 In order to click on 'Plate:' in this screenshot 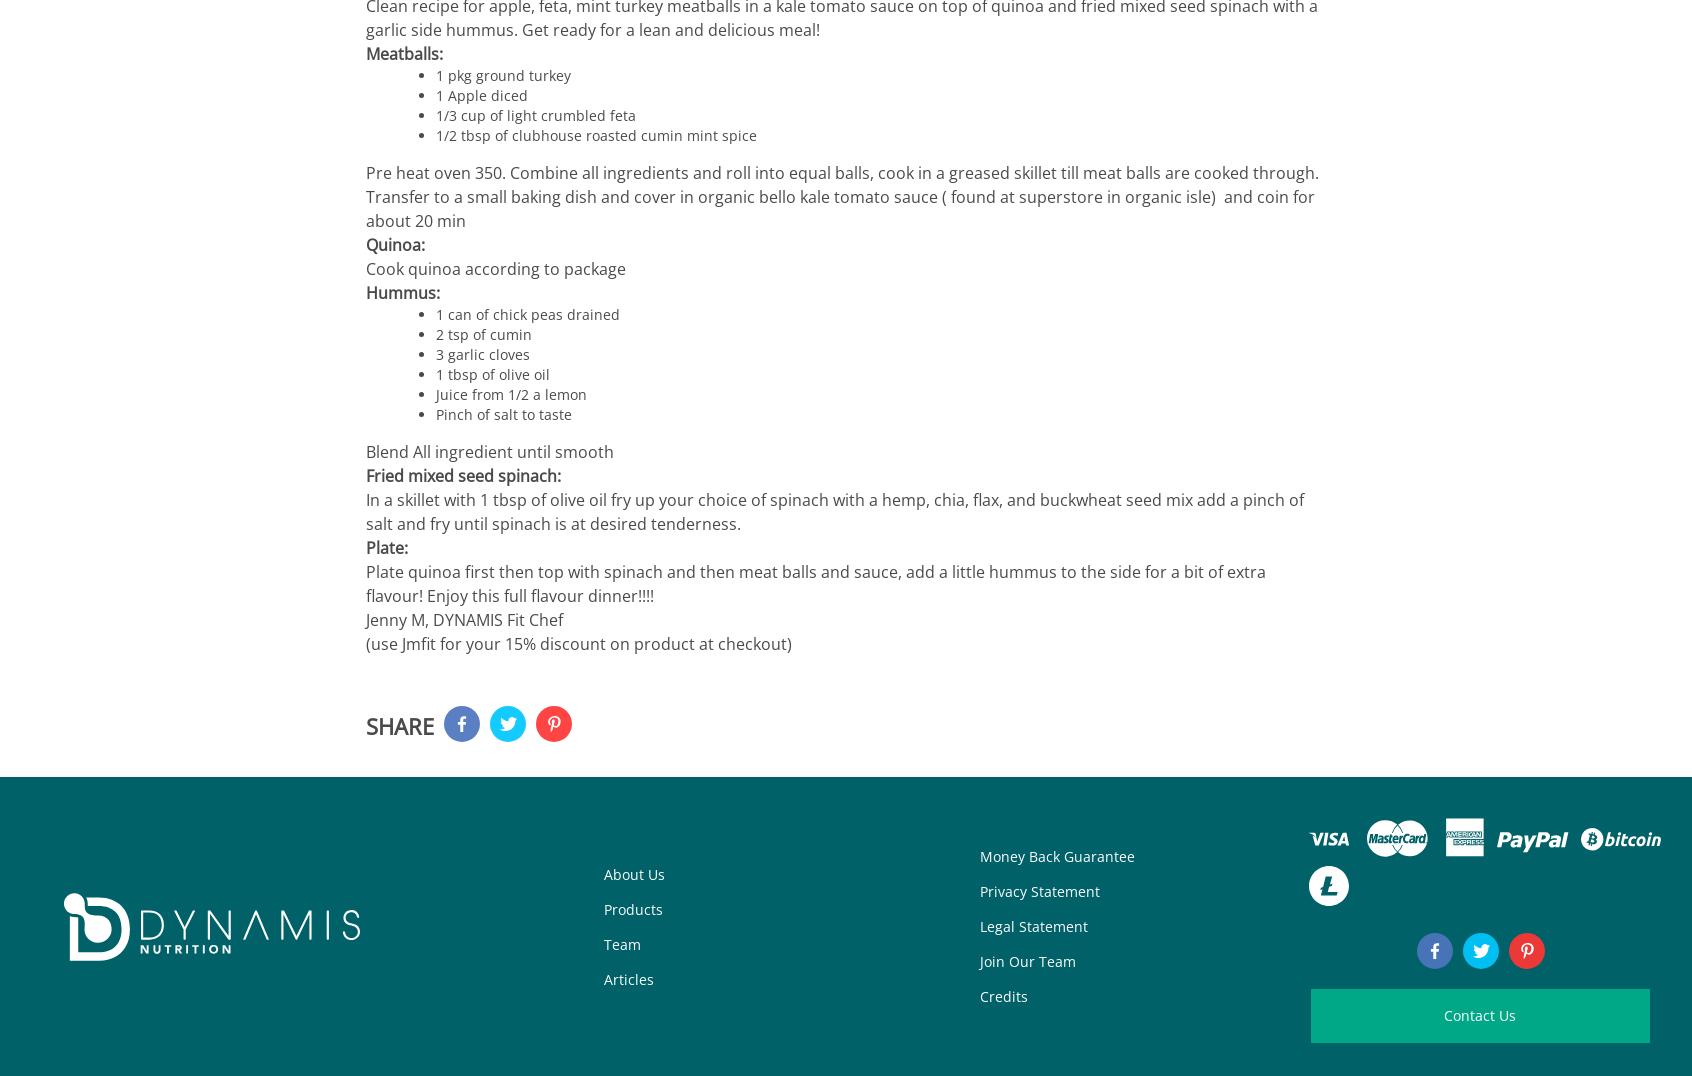, I will do `click(386, 547)`.